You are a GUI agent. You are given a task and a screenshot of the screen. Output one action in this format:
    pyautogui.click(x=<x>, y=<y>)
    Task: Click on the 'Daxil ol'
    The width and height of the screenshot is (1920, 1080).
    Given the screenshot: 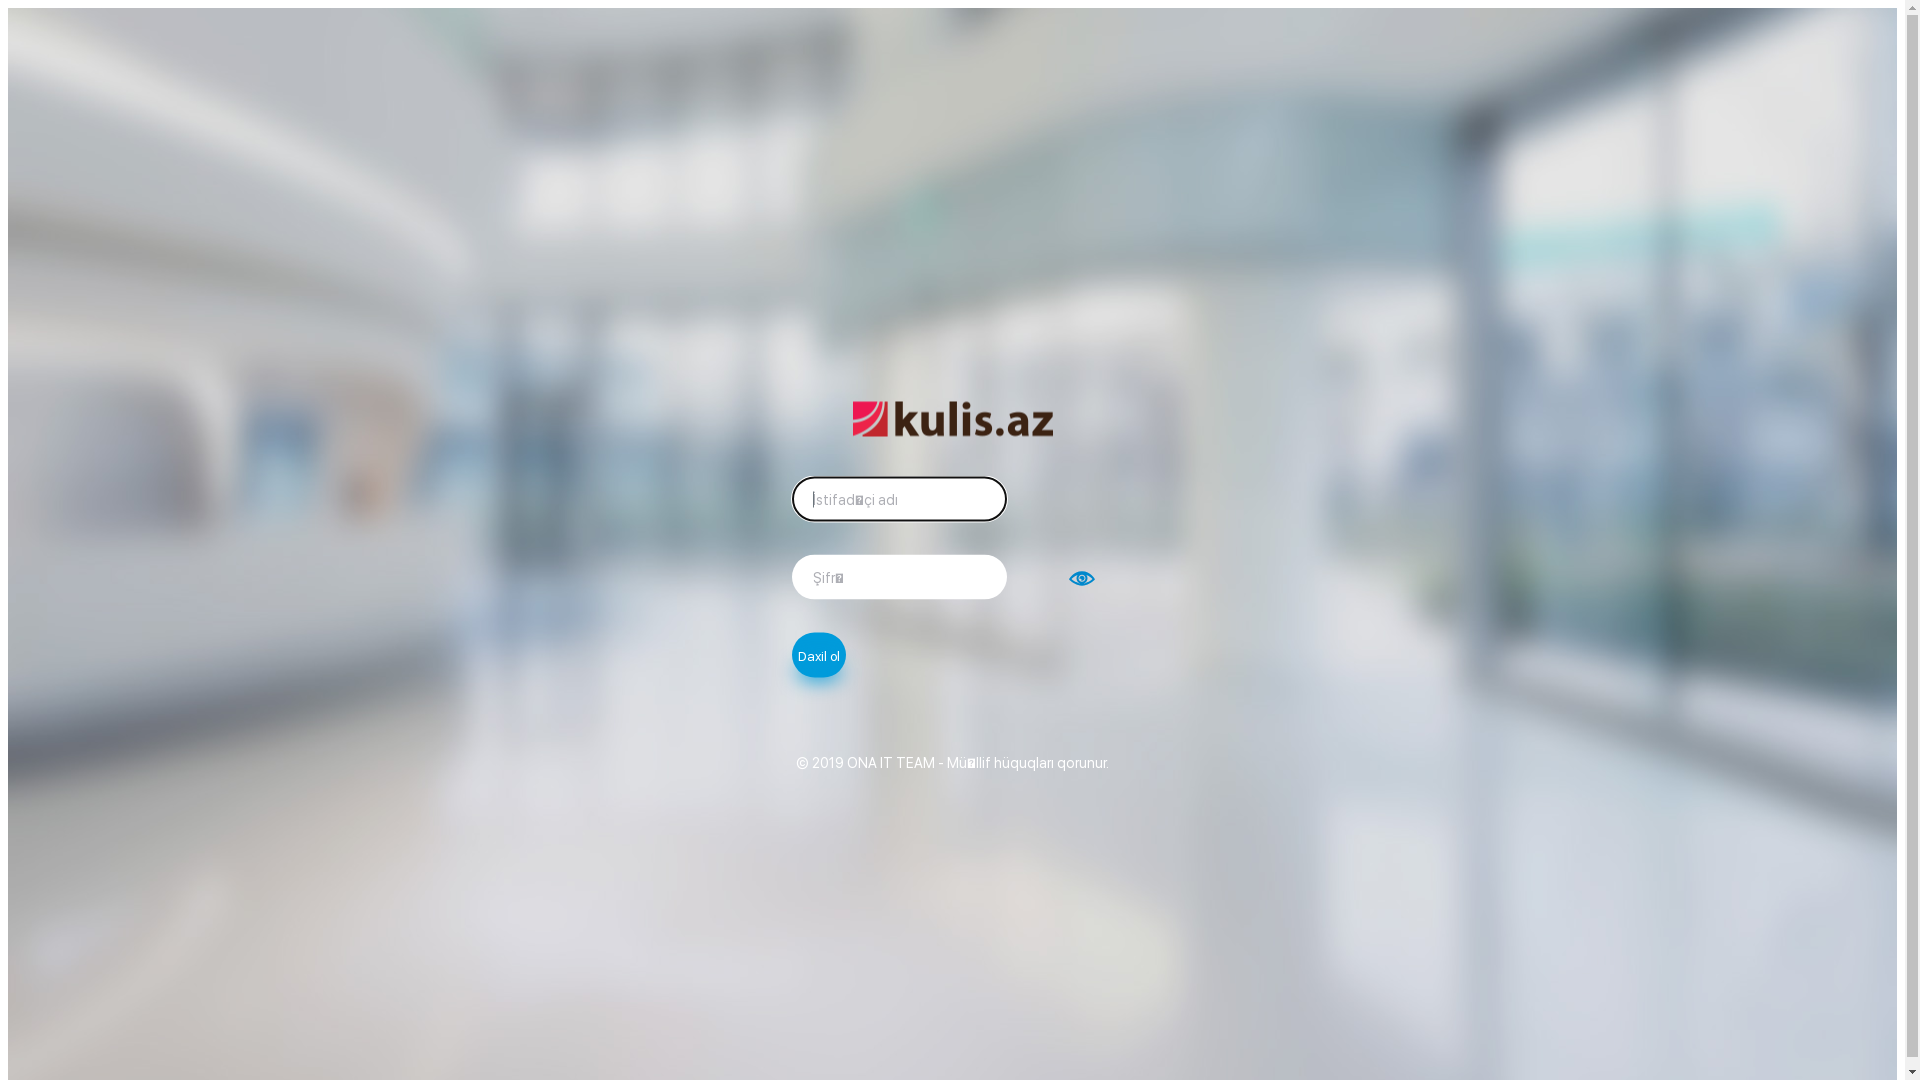 What is the action you would take?
    pyautogui.click(x=819, y=654)
    